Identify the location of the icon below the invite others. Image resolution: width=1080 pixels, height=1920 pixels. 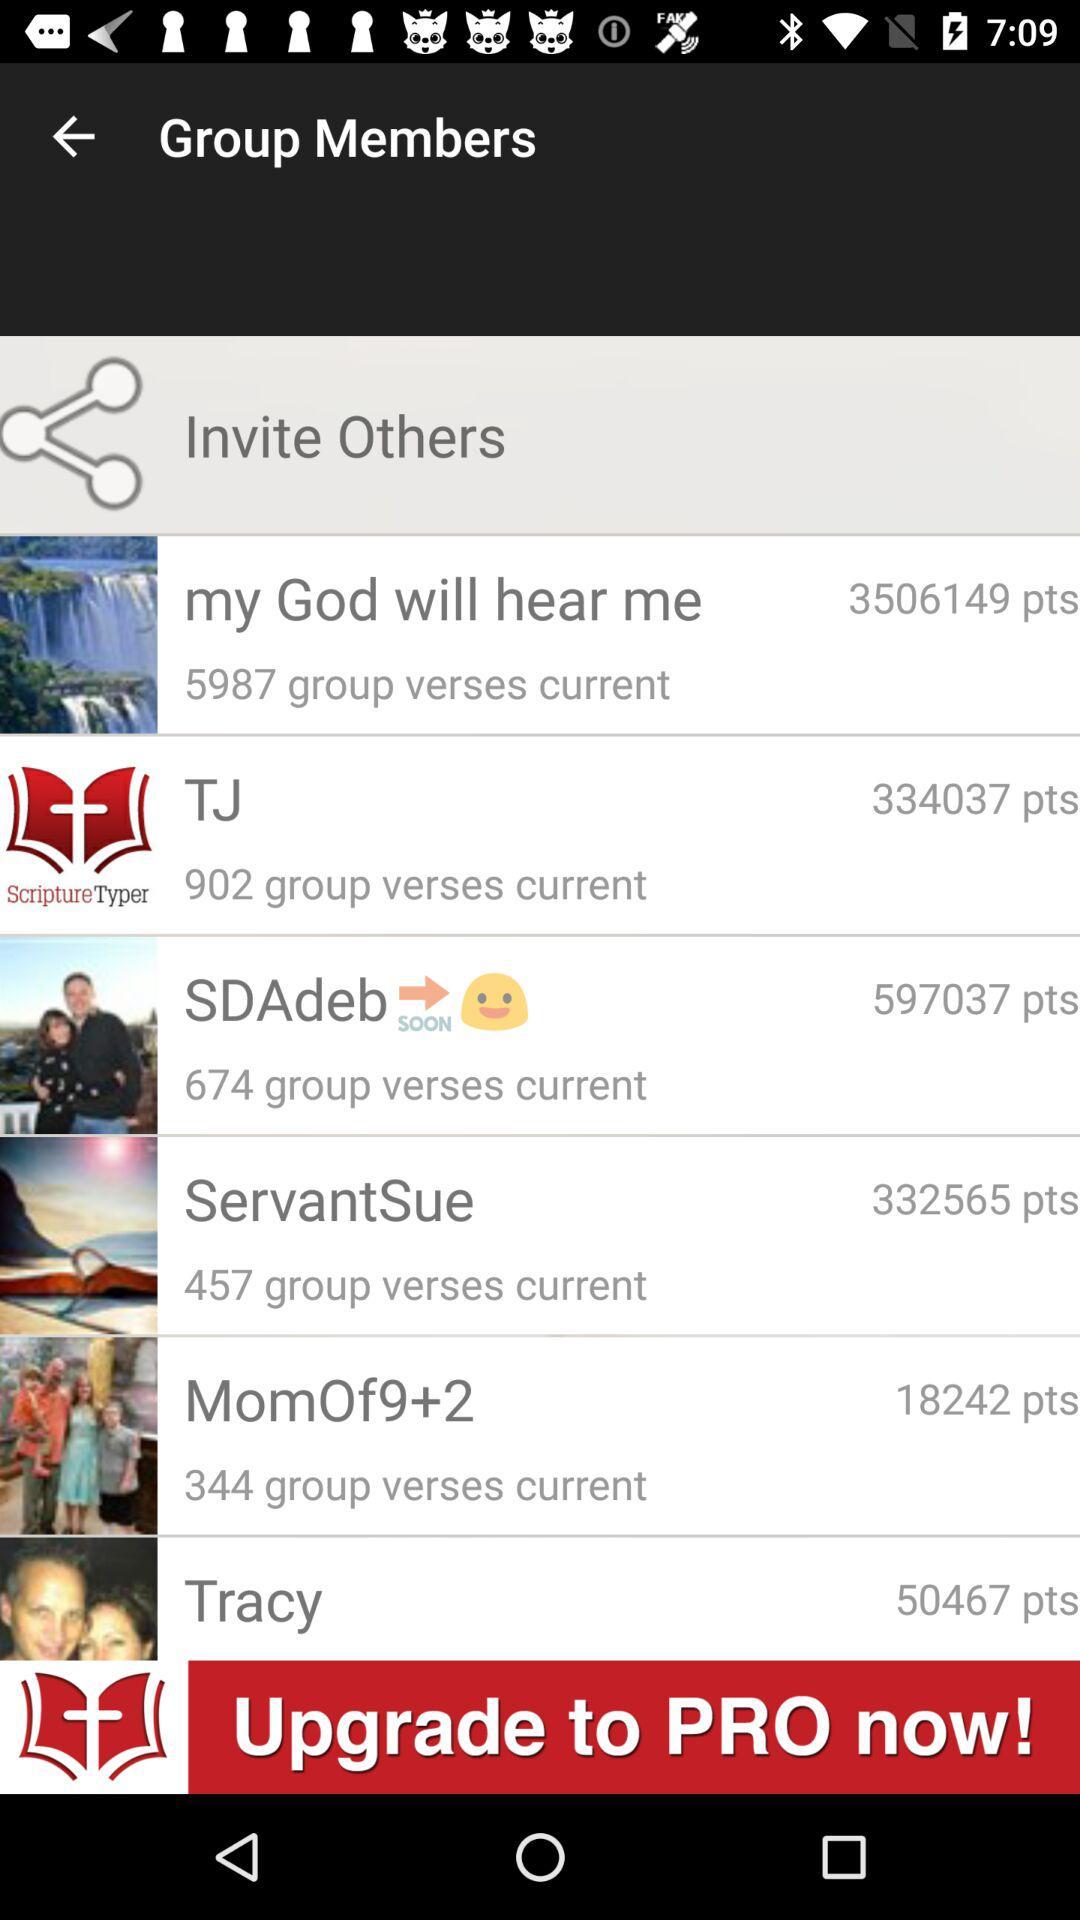
(515, 596).